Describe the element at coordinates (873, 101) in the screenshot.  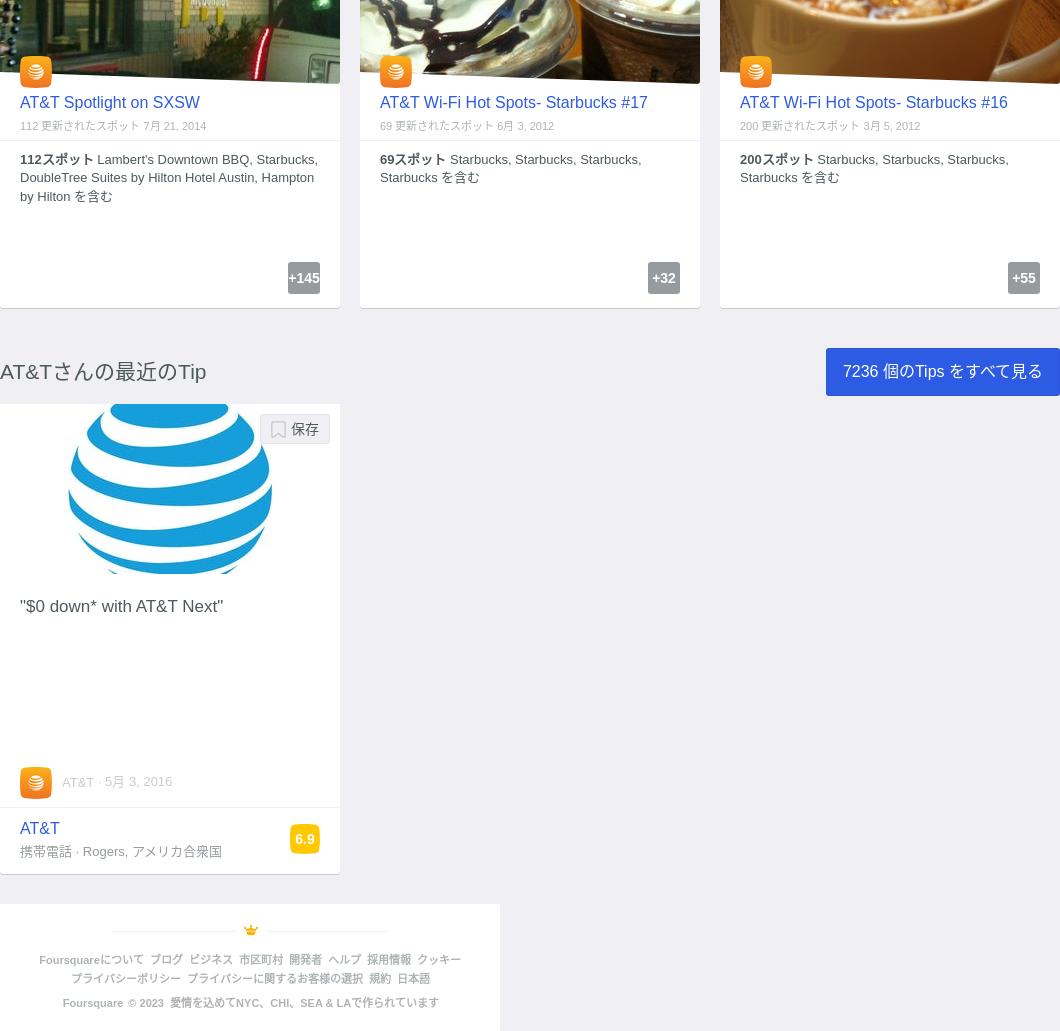
I see `'AT&T Wi-Fi Hot Spots- Starbucks #16'` at that location.